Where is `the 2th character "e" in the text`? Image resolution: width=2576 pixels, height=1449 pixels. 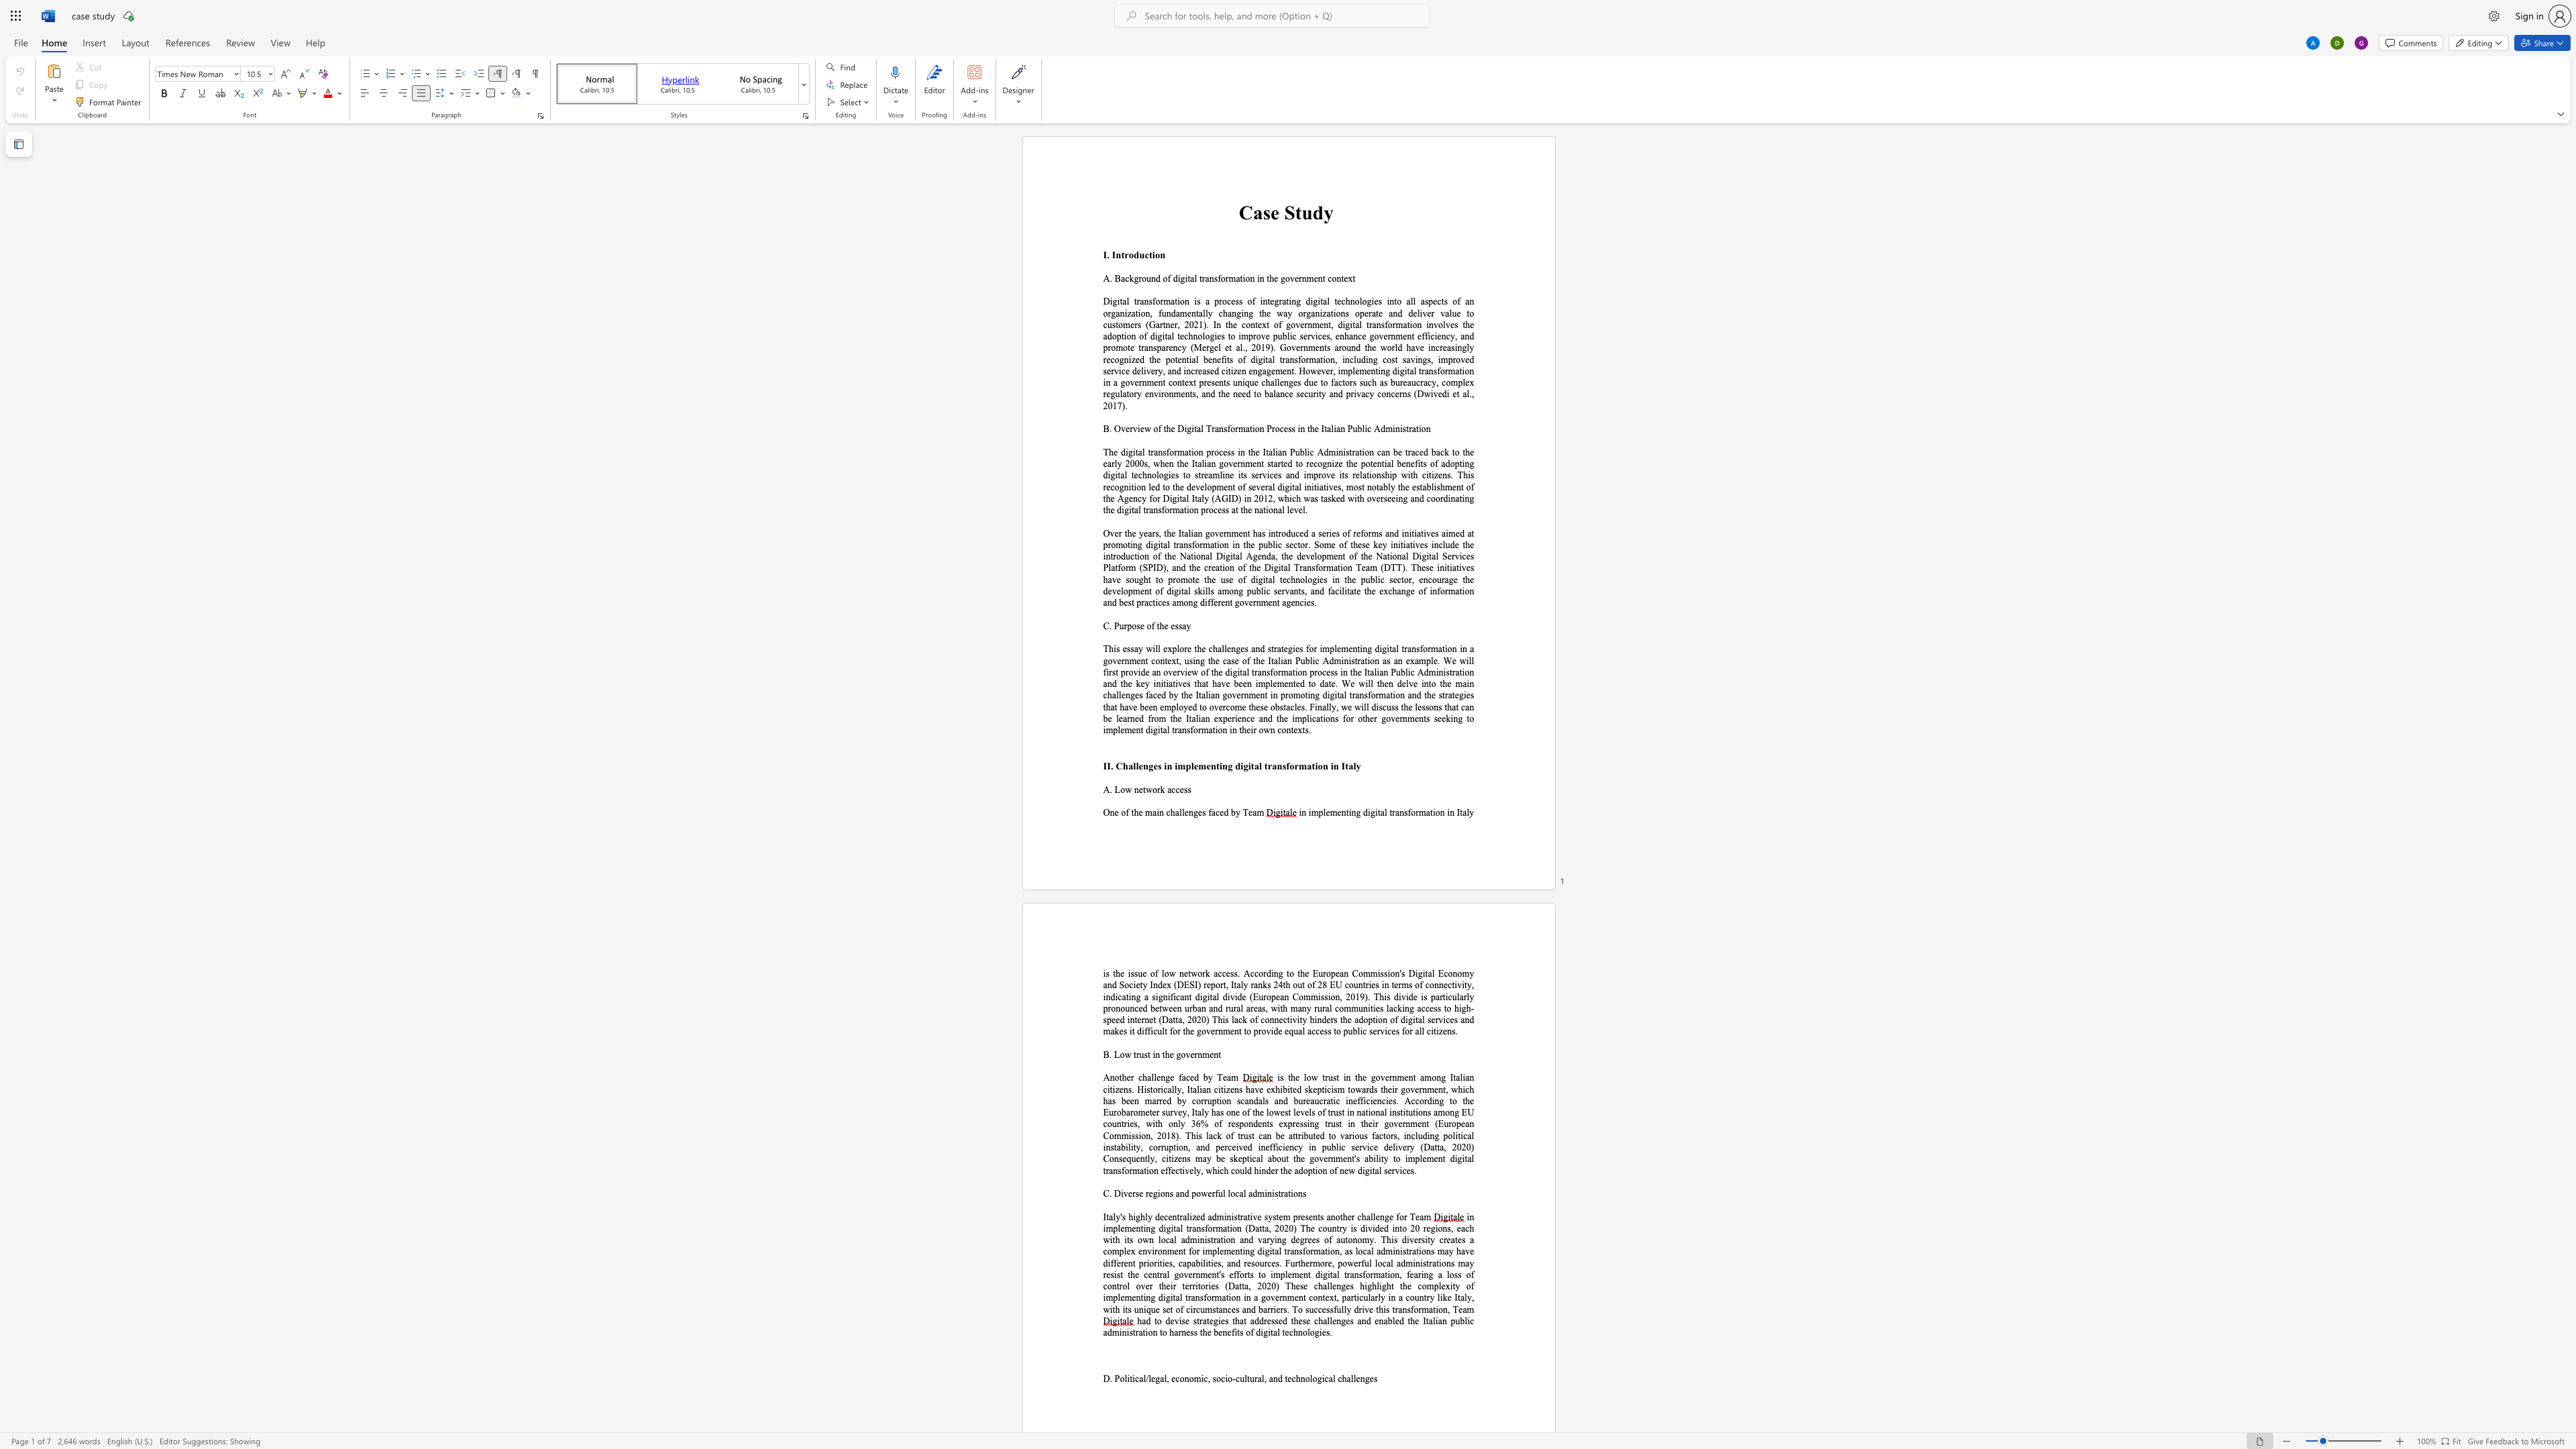 the 2th character "e" in the text is located at coordinates (1181, 788).